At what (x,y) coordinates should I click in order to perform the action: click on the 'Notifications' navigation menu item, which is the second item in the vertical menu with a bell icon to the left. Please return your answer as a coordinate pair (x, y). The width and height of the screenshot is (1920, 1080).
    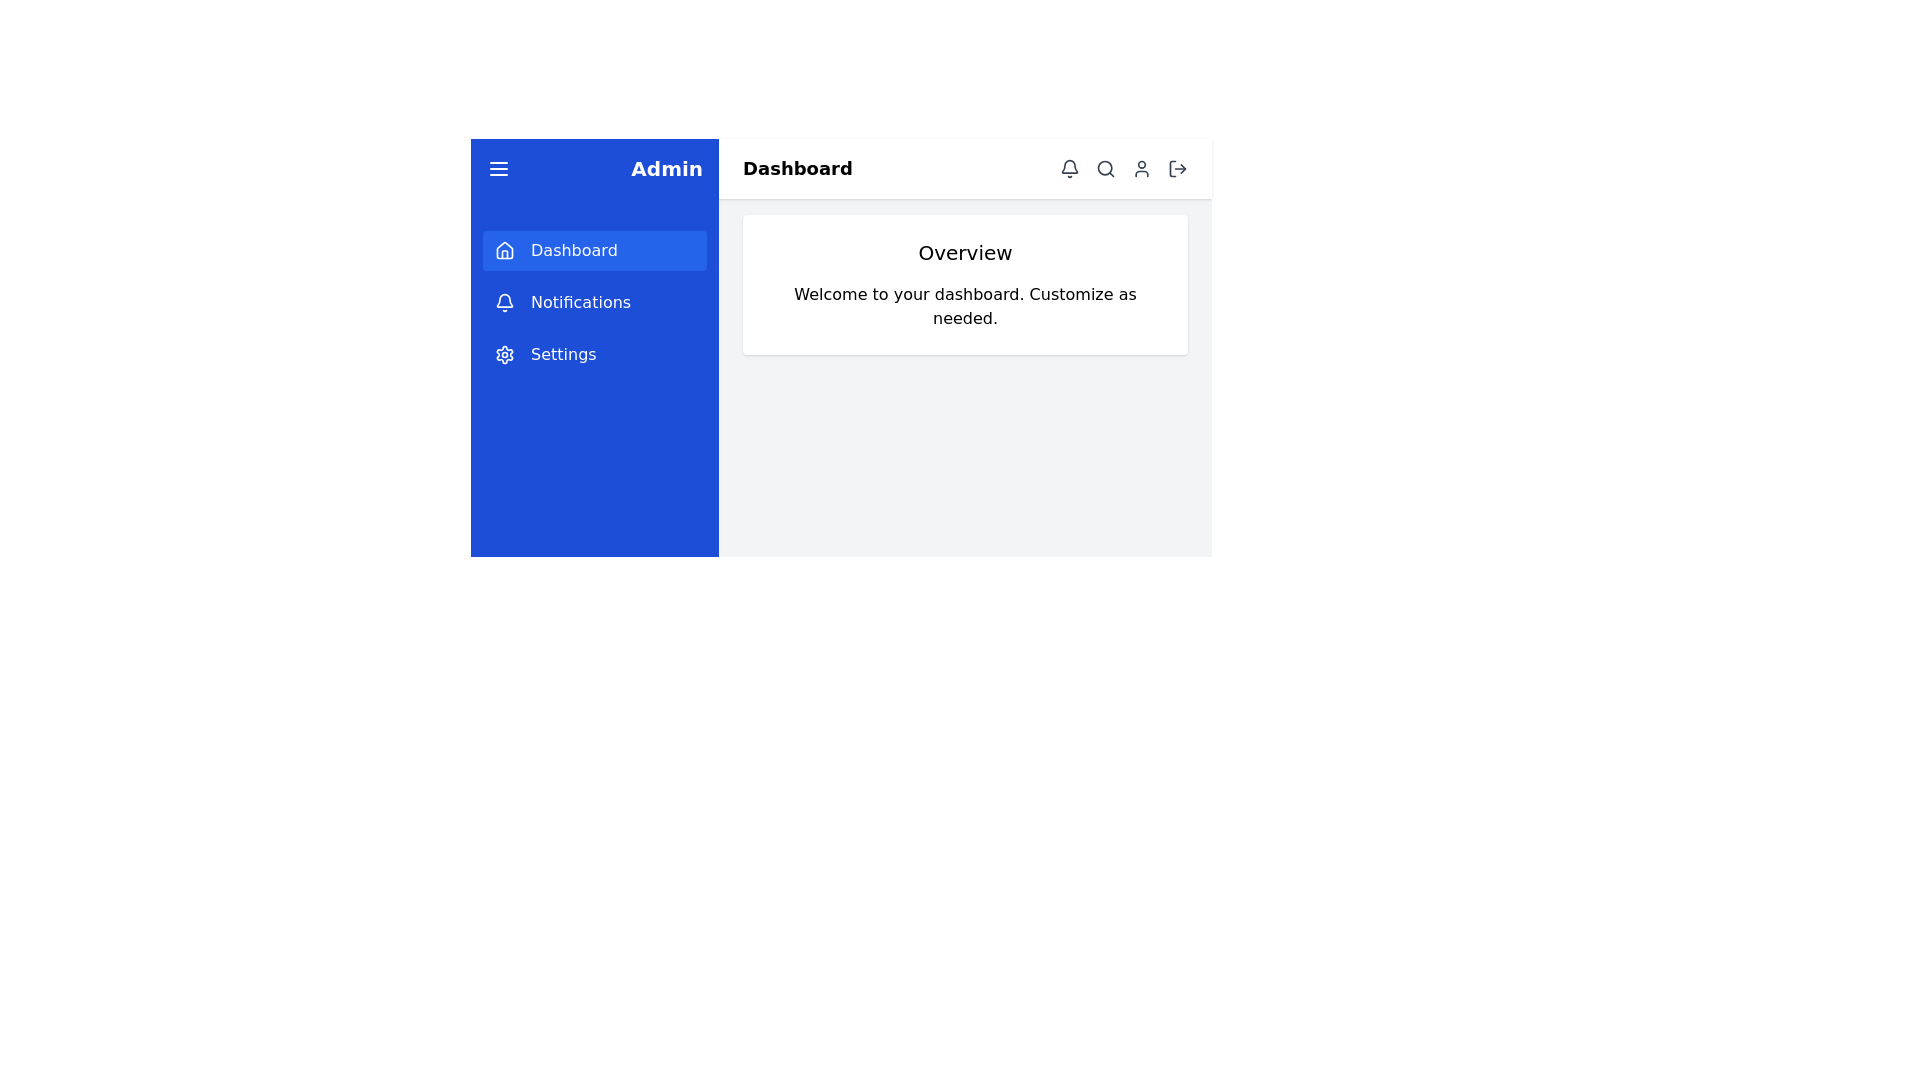
    Looking at the image, I should click on (594, 303).